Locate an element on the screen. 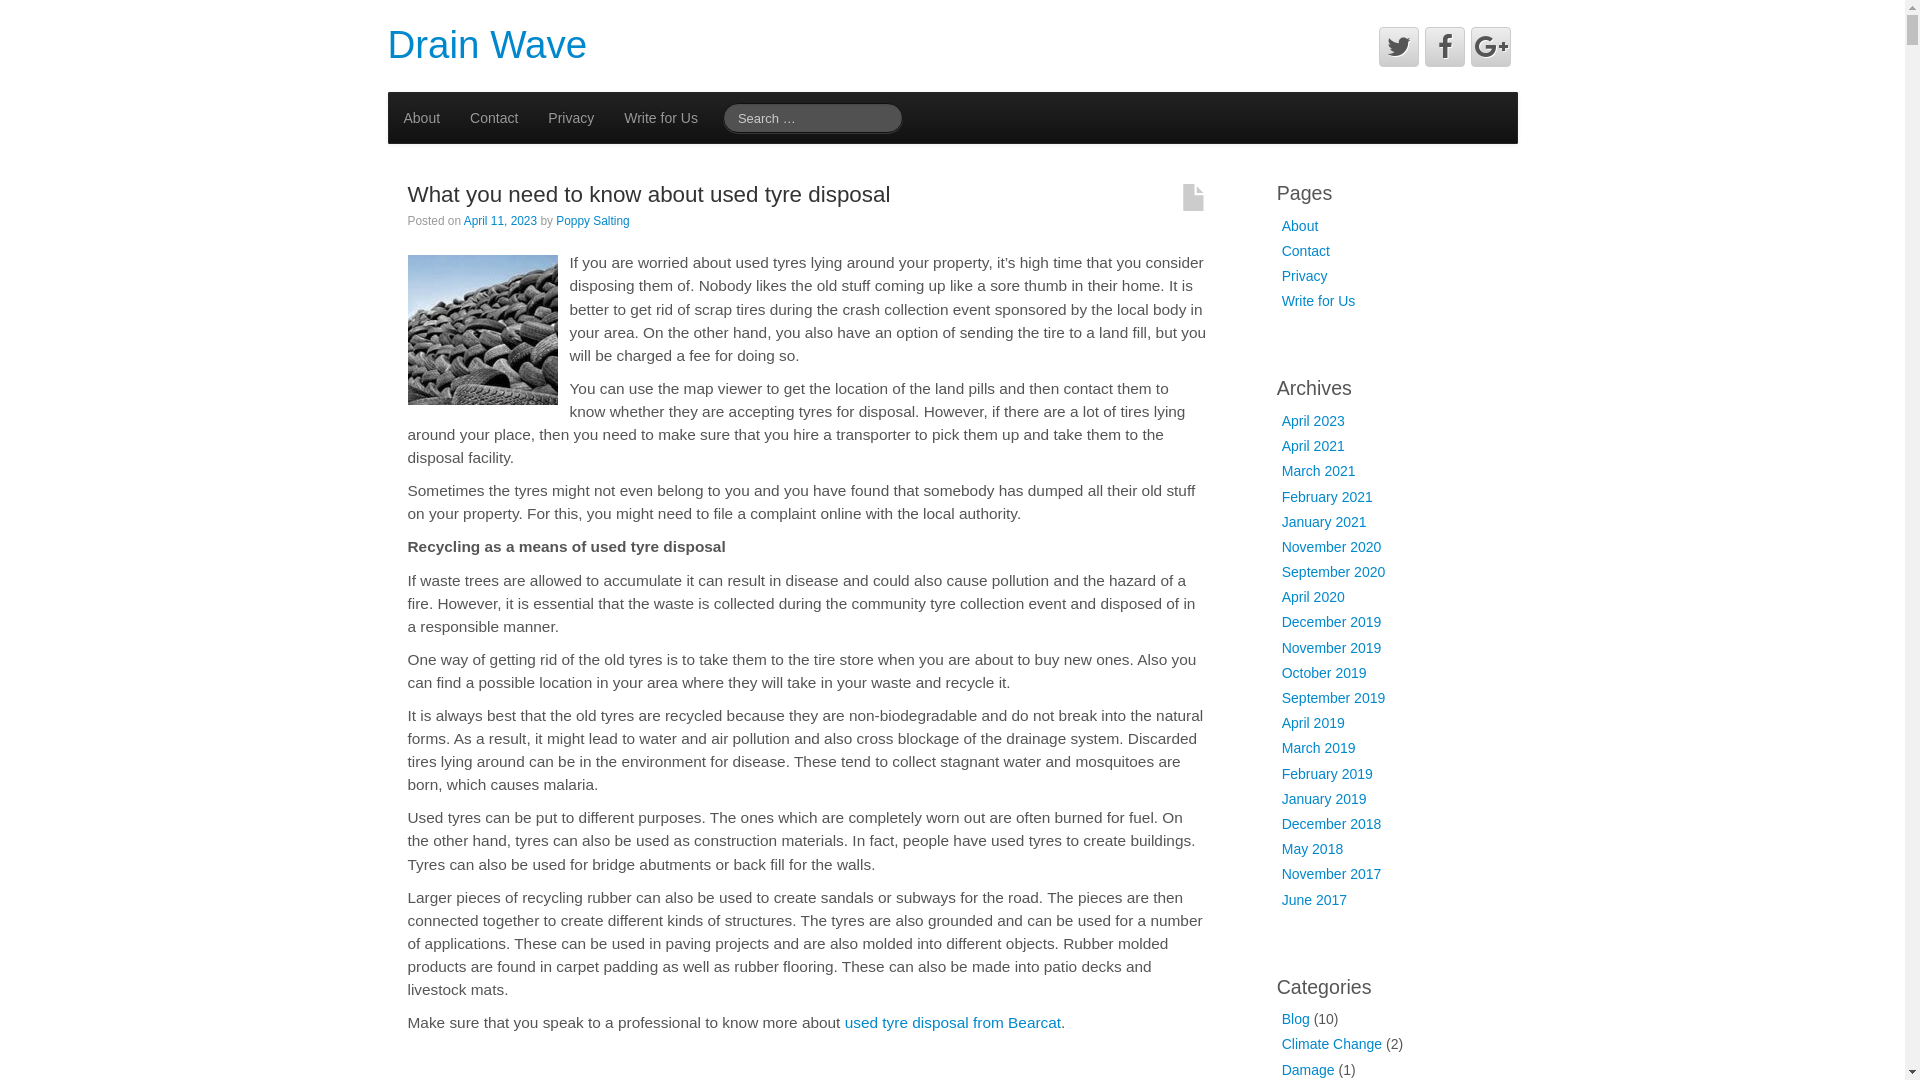  'April 2019' is located at coordinates (1313, 722).